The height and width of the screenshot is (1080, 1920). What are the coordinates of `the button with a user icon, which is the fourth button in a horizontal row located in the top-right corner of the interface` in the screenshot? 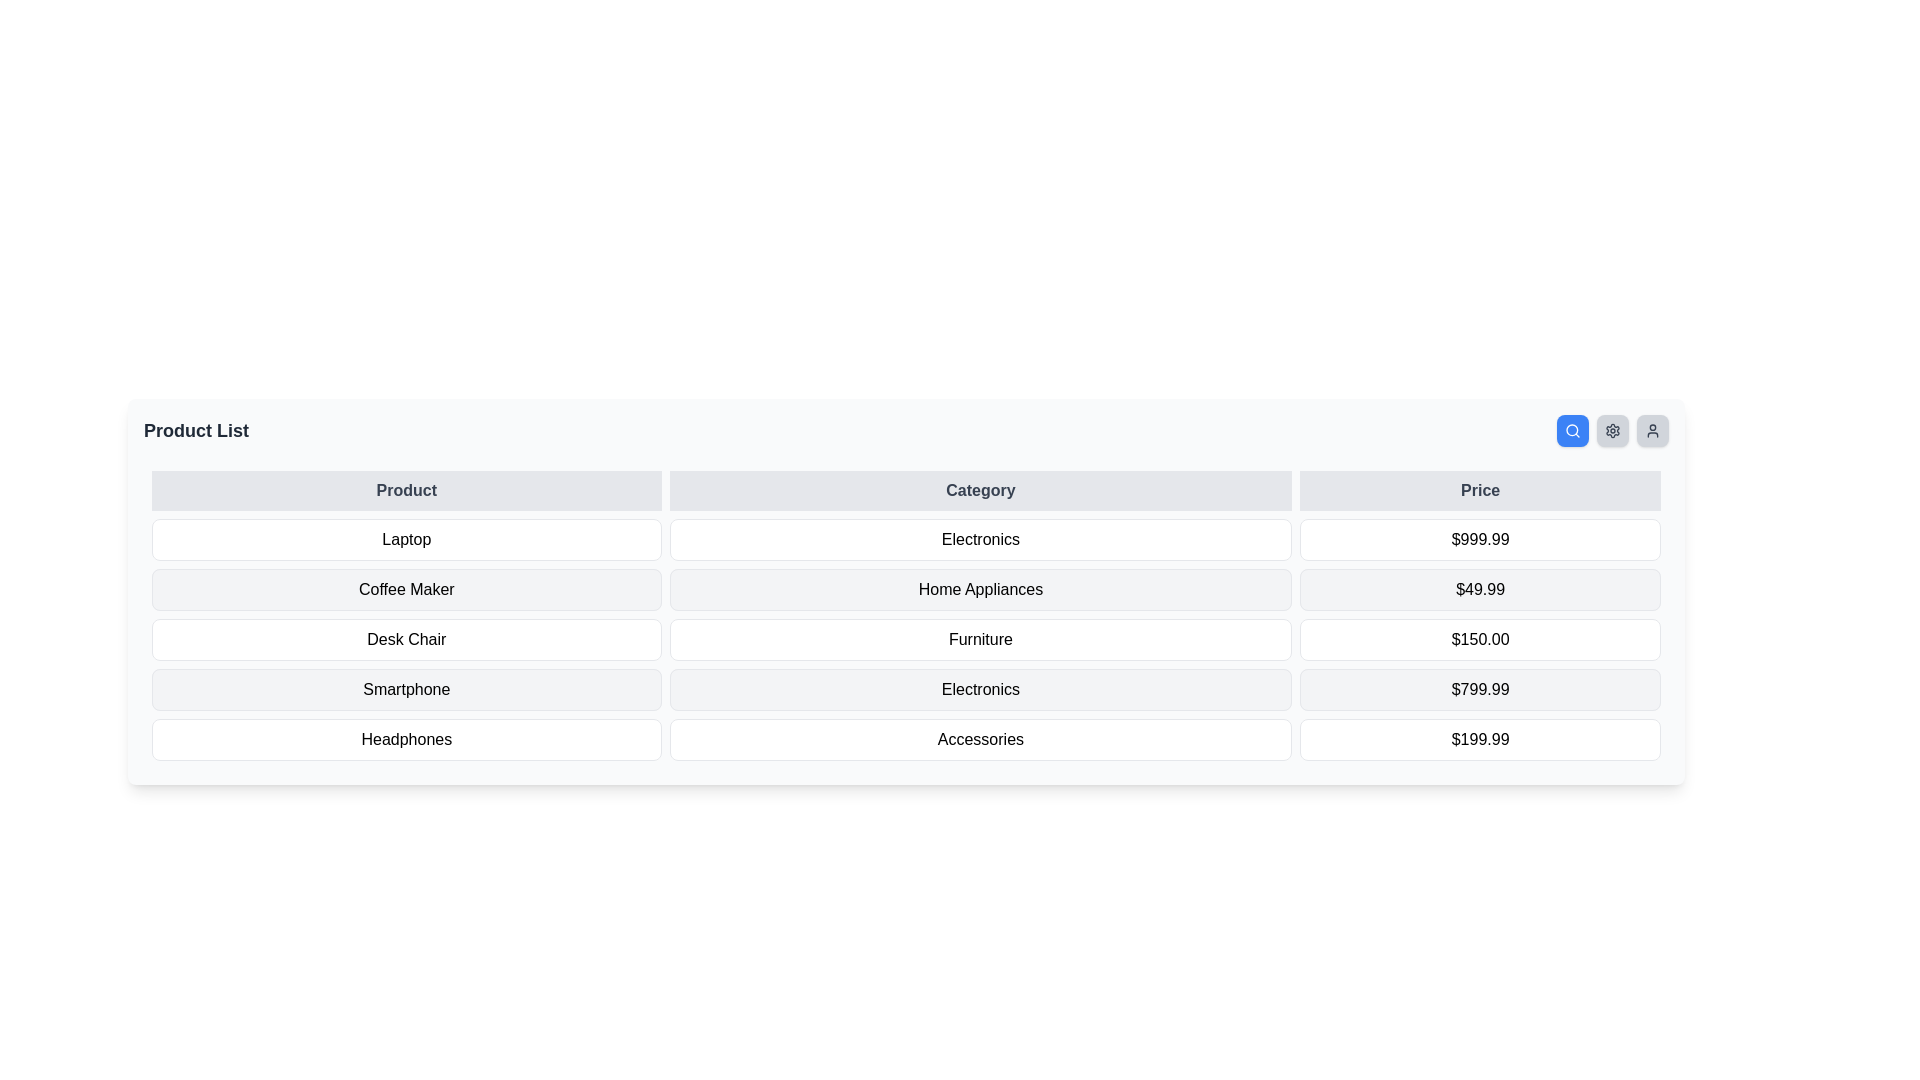 It's located at (1652, 430).